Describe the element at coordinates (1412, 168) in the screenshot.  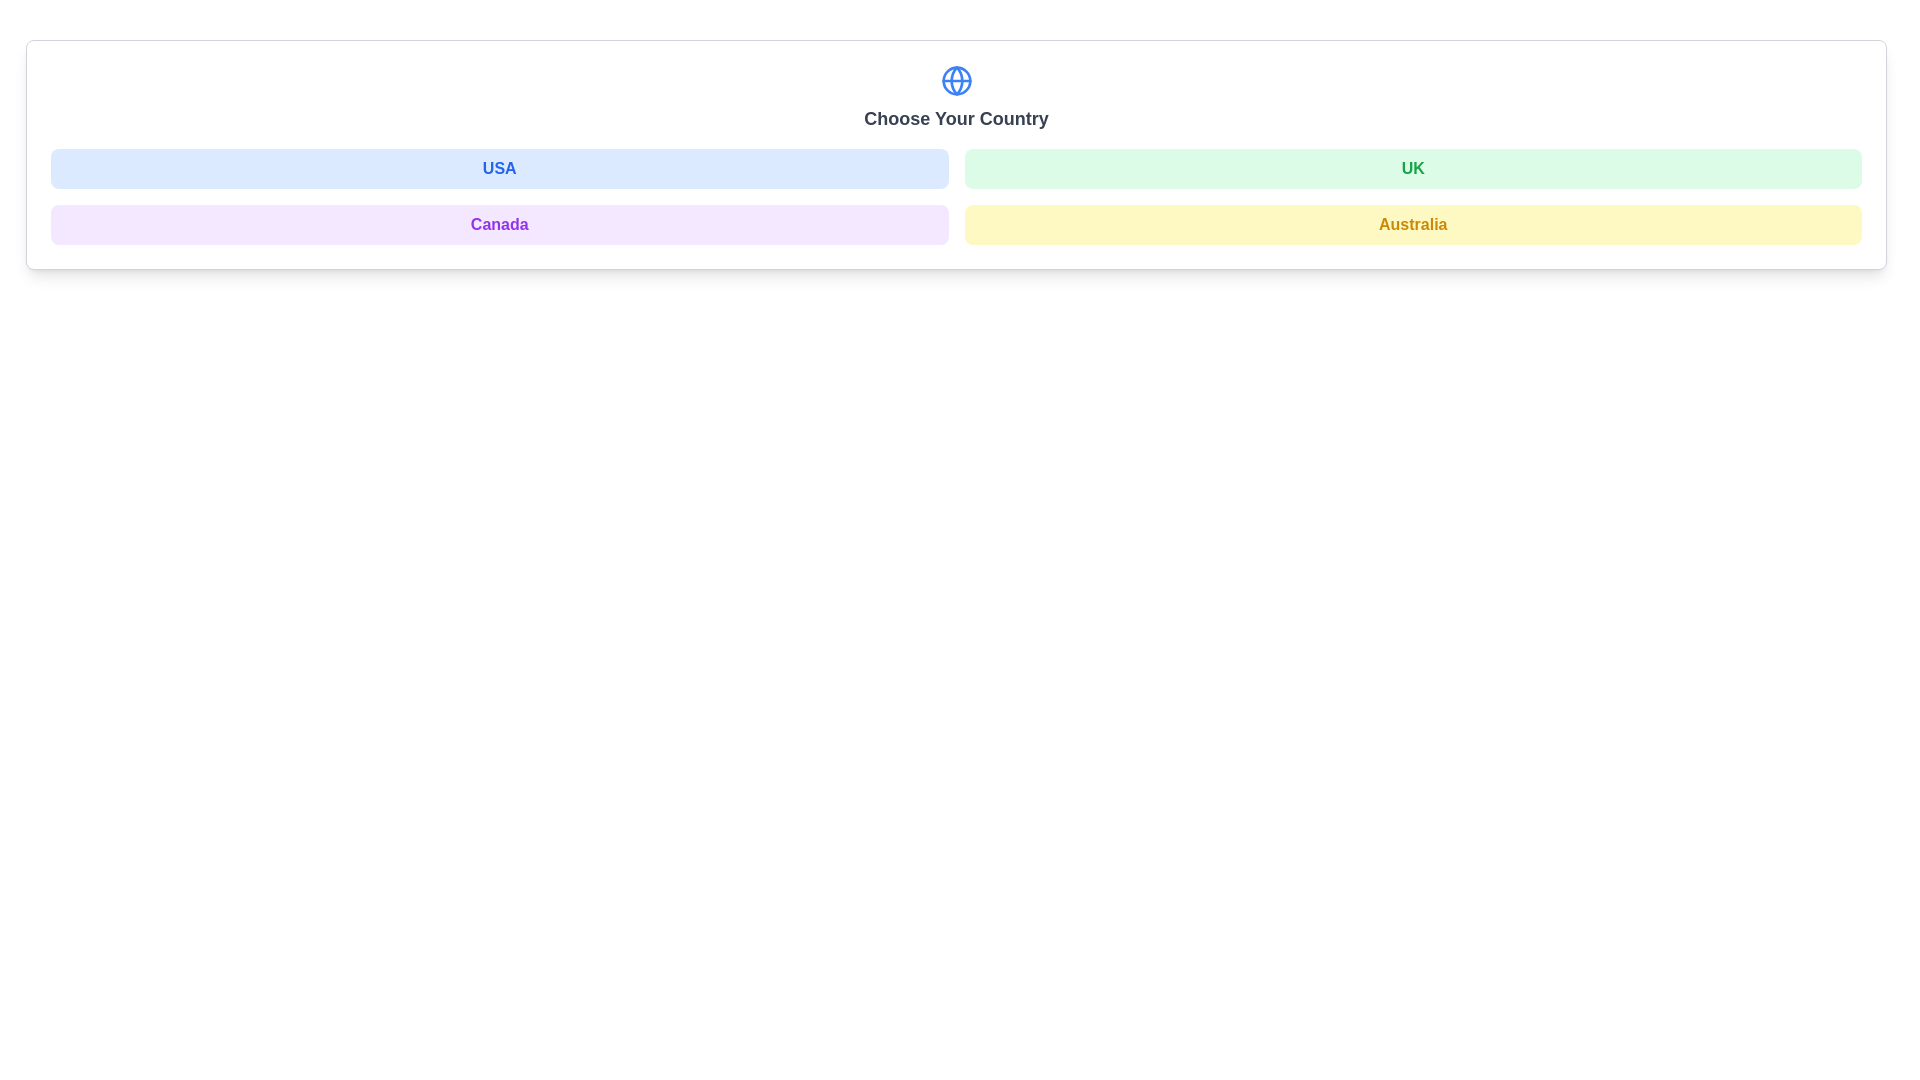
I see `the 'UK' country selection button, which is the second button in the top row` at that location.